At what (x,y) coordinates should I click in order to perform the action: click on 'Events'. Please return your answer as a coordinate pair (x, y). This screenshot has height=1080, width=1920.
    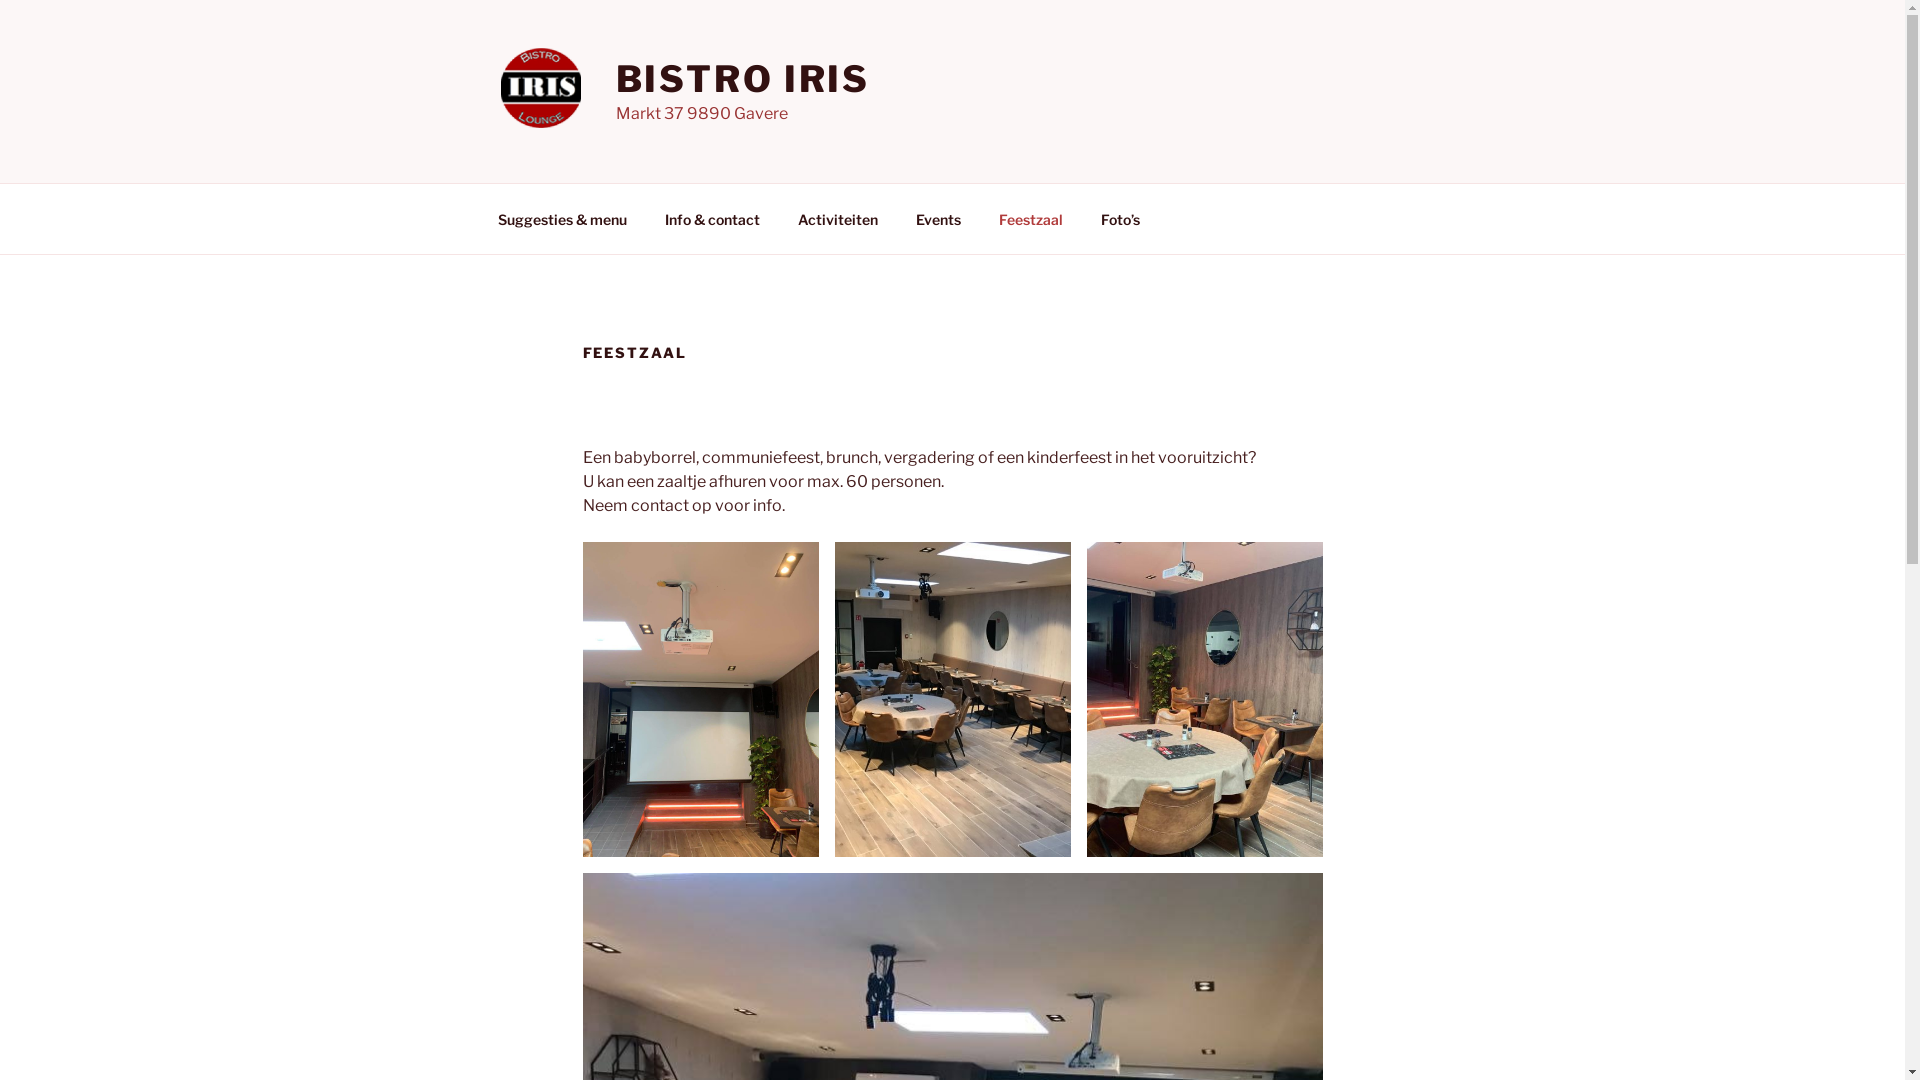
    Looking at the image, I should click on (936, 218).